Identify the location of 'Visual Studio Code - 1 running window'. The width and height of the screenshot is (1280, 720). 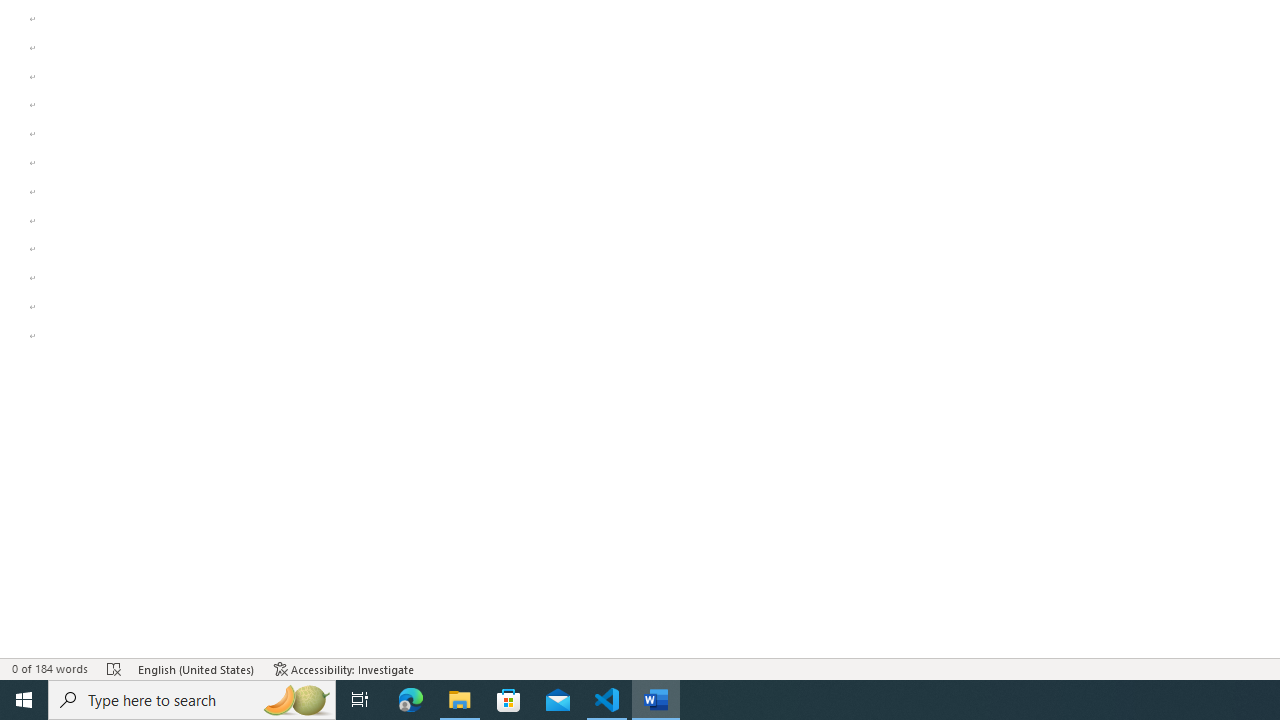
(606, 698).